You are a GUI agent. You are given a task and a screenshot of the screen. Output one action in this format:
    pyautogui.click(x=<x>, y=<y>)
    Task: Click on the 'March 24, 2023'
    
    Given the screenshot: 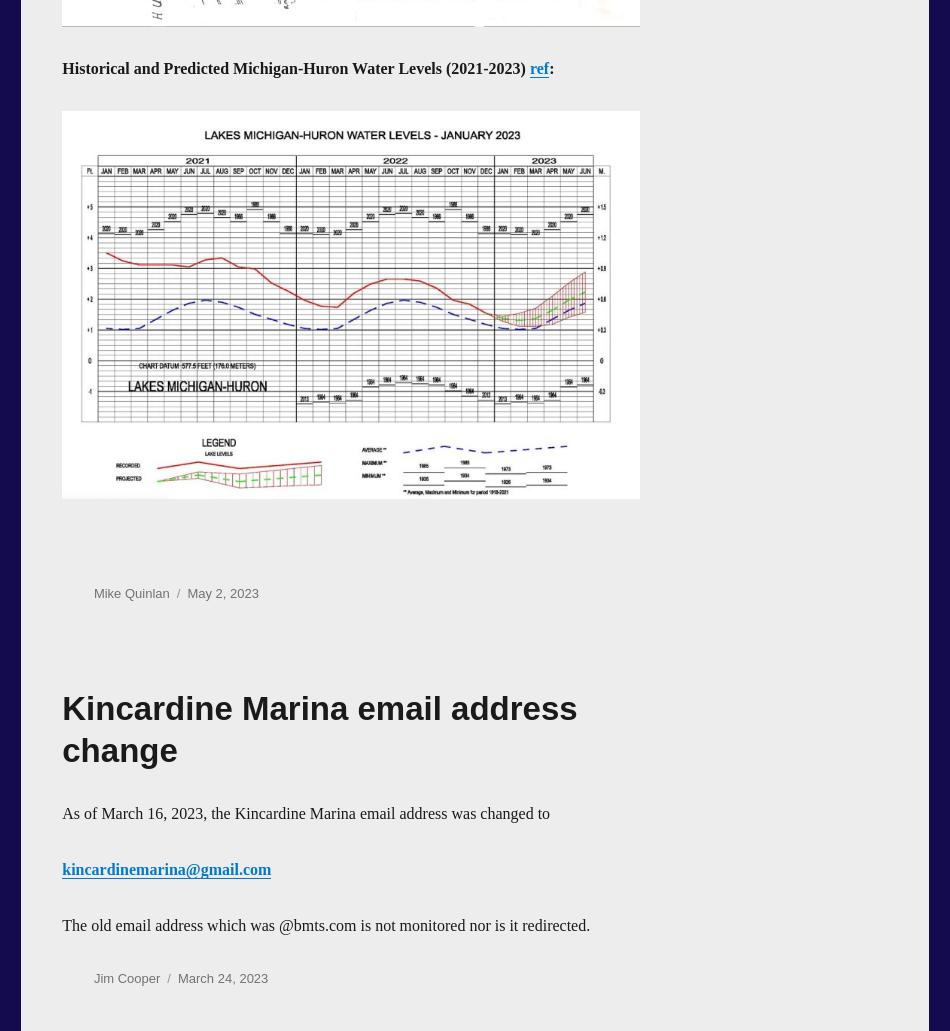 What is the action you would take?
    pyautogui.click(x=222, y=976)
    